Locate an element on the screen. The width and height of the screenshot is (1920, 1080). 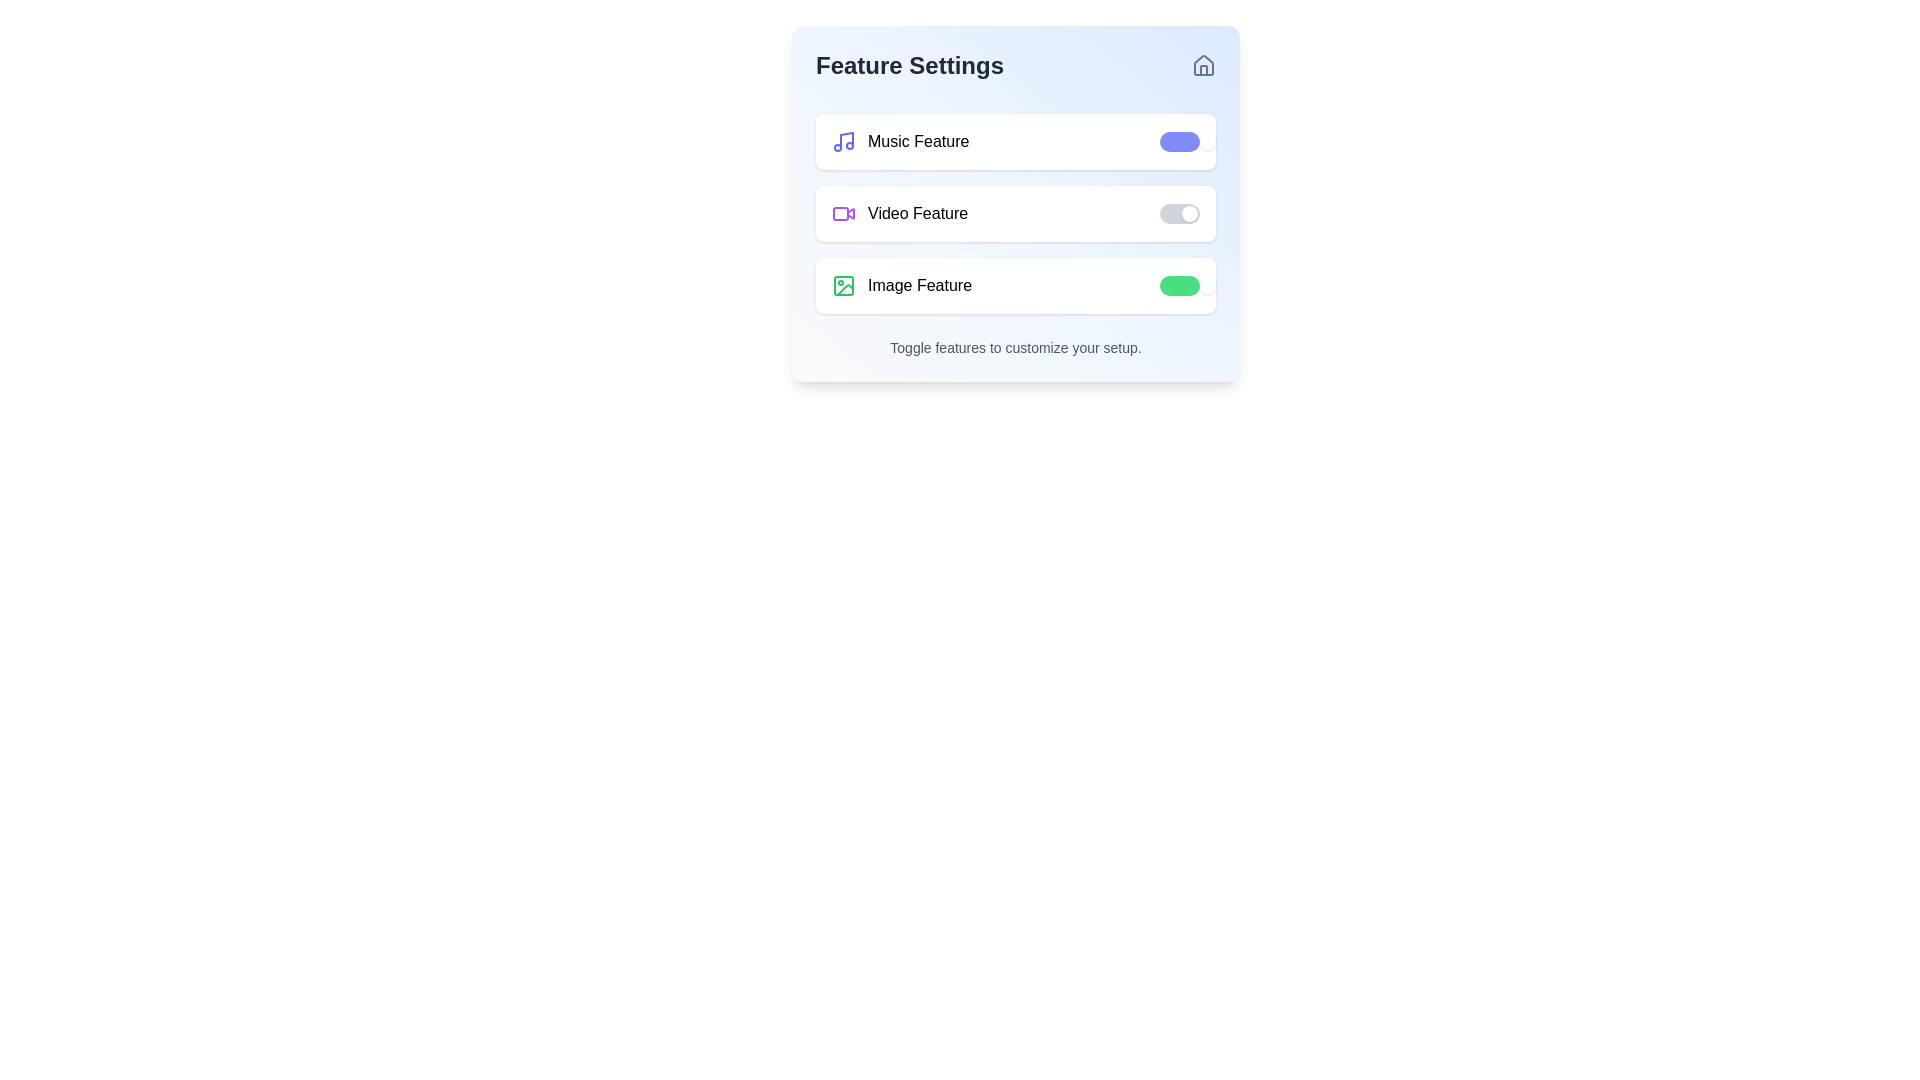
the 'Music Feature' text label, which is displayed in medium-weight font and positioned to the right of a music icon in the feature settings list is located at coordinates (917, 141).